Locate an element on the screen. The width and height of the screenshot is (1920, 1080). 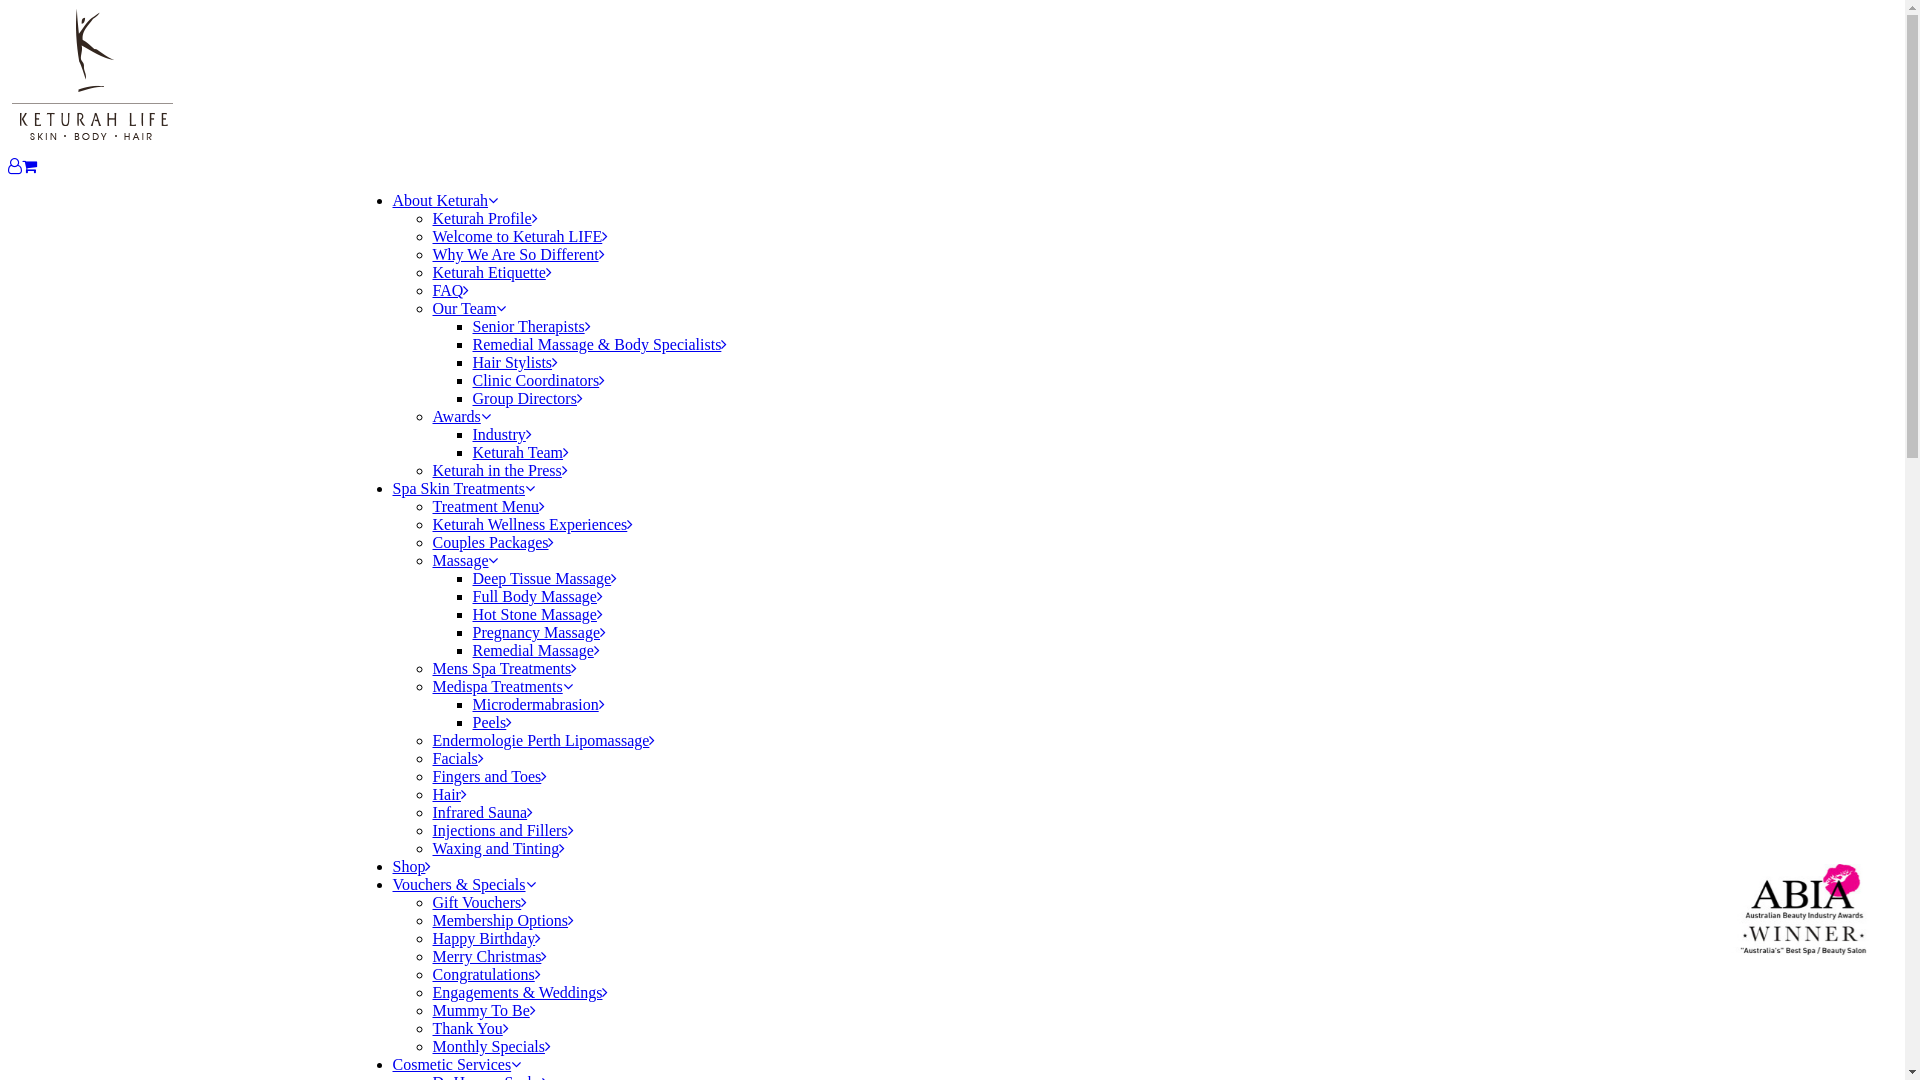
'Keturah Wellness Experiences' is located at coordinates (532, 523).